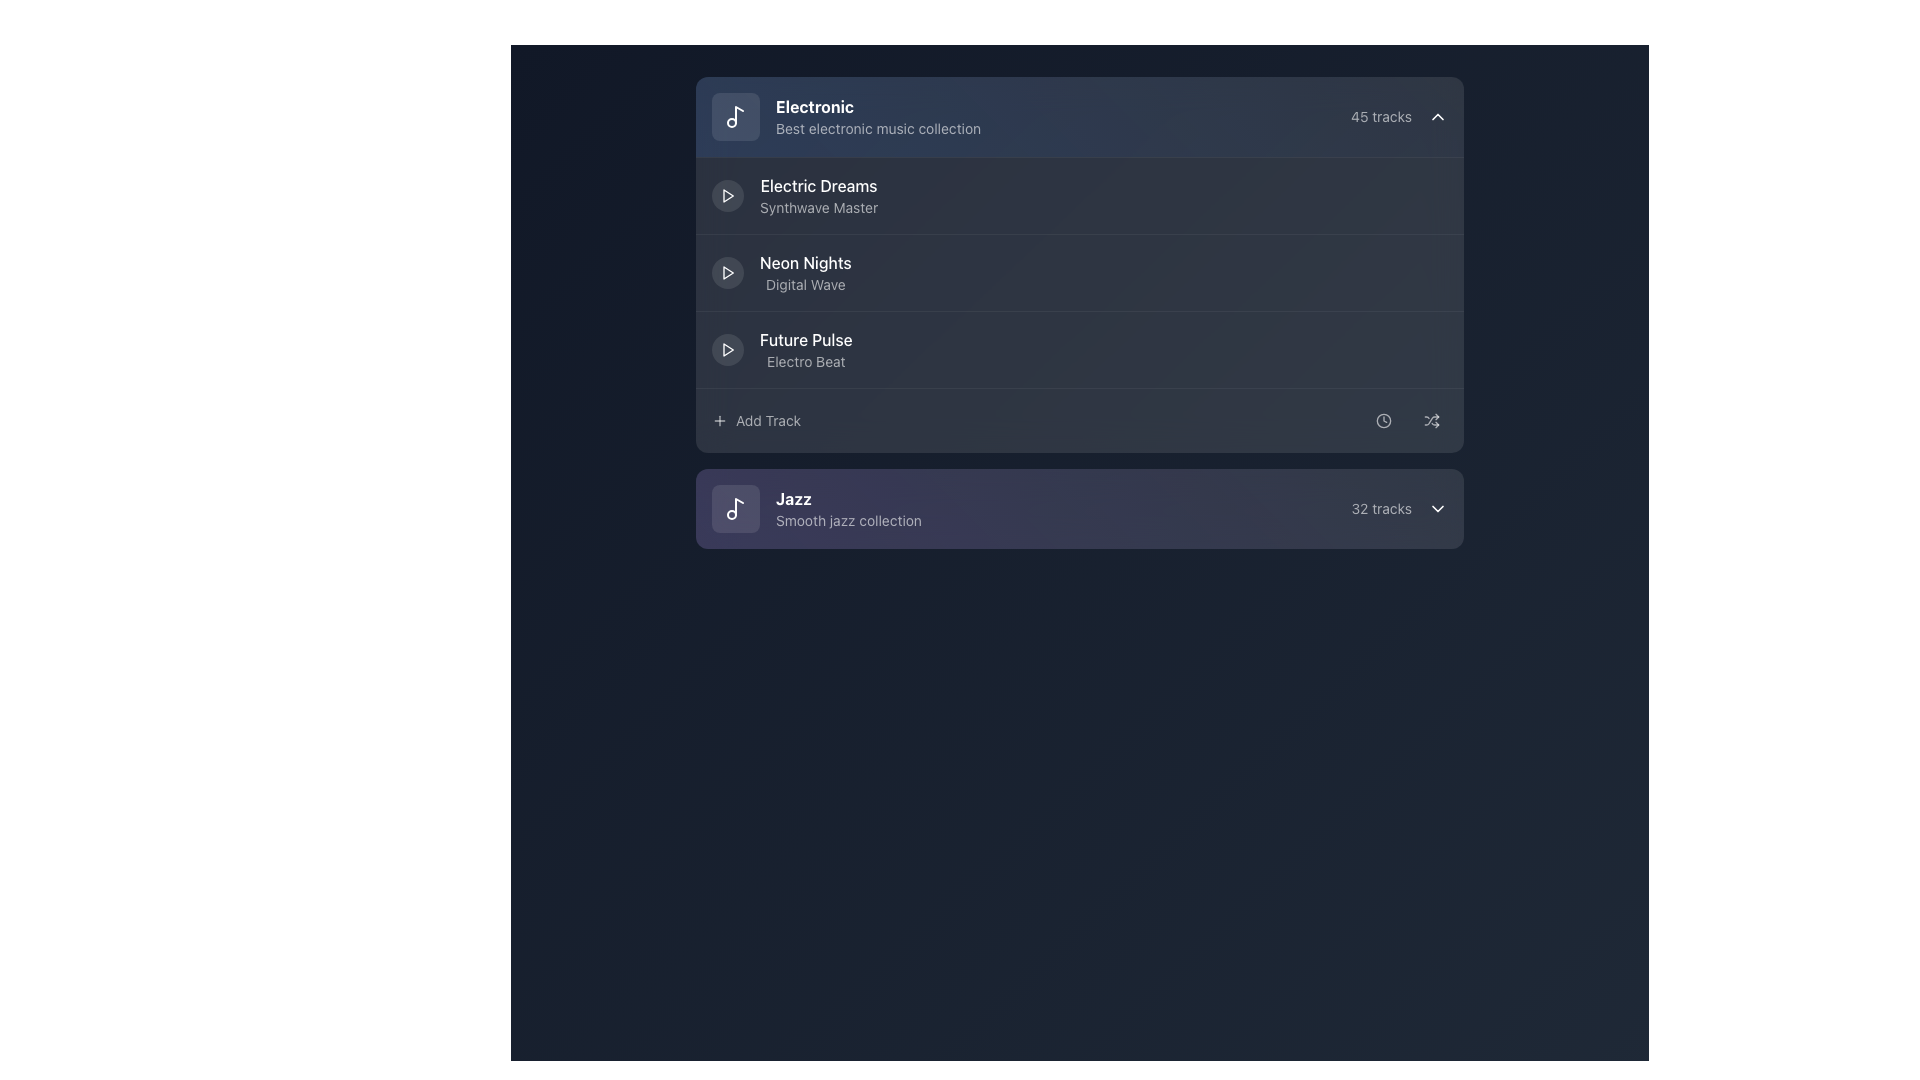 The height and width of the screenshot is (1080, 1920). Describe the element at coordinates (1398, 116) in the screenshot. I see `the interactive informational indicator in the top-right corner of the music album or playlist to access the dropdown functionality` at that location.